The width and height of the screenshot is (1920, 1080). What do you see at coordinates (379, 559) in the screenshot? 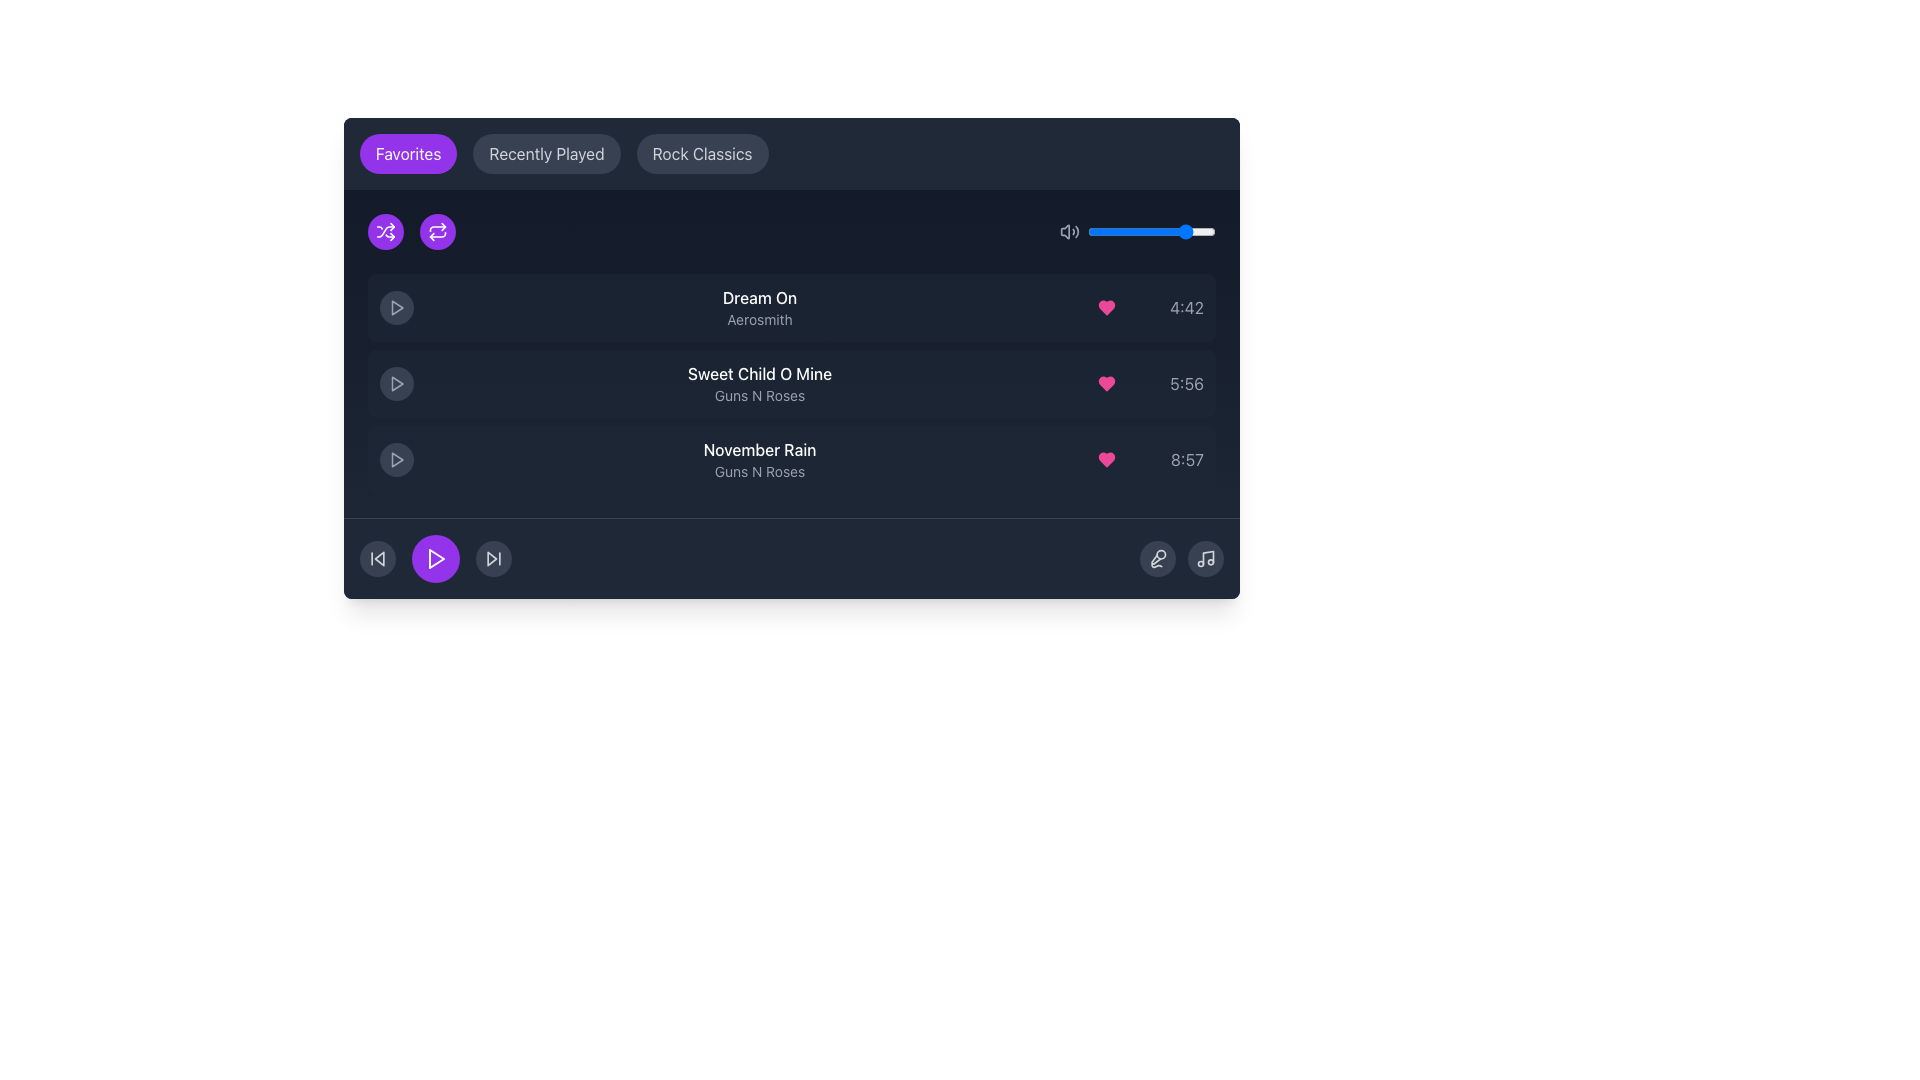
I see `the inner polygon representing the backward skip functionality in the music player, located to the left of the play button` at bounding box center [379, 559].